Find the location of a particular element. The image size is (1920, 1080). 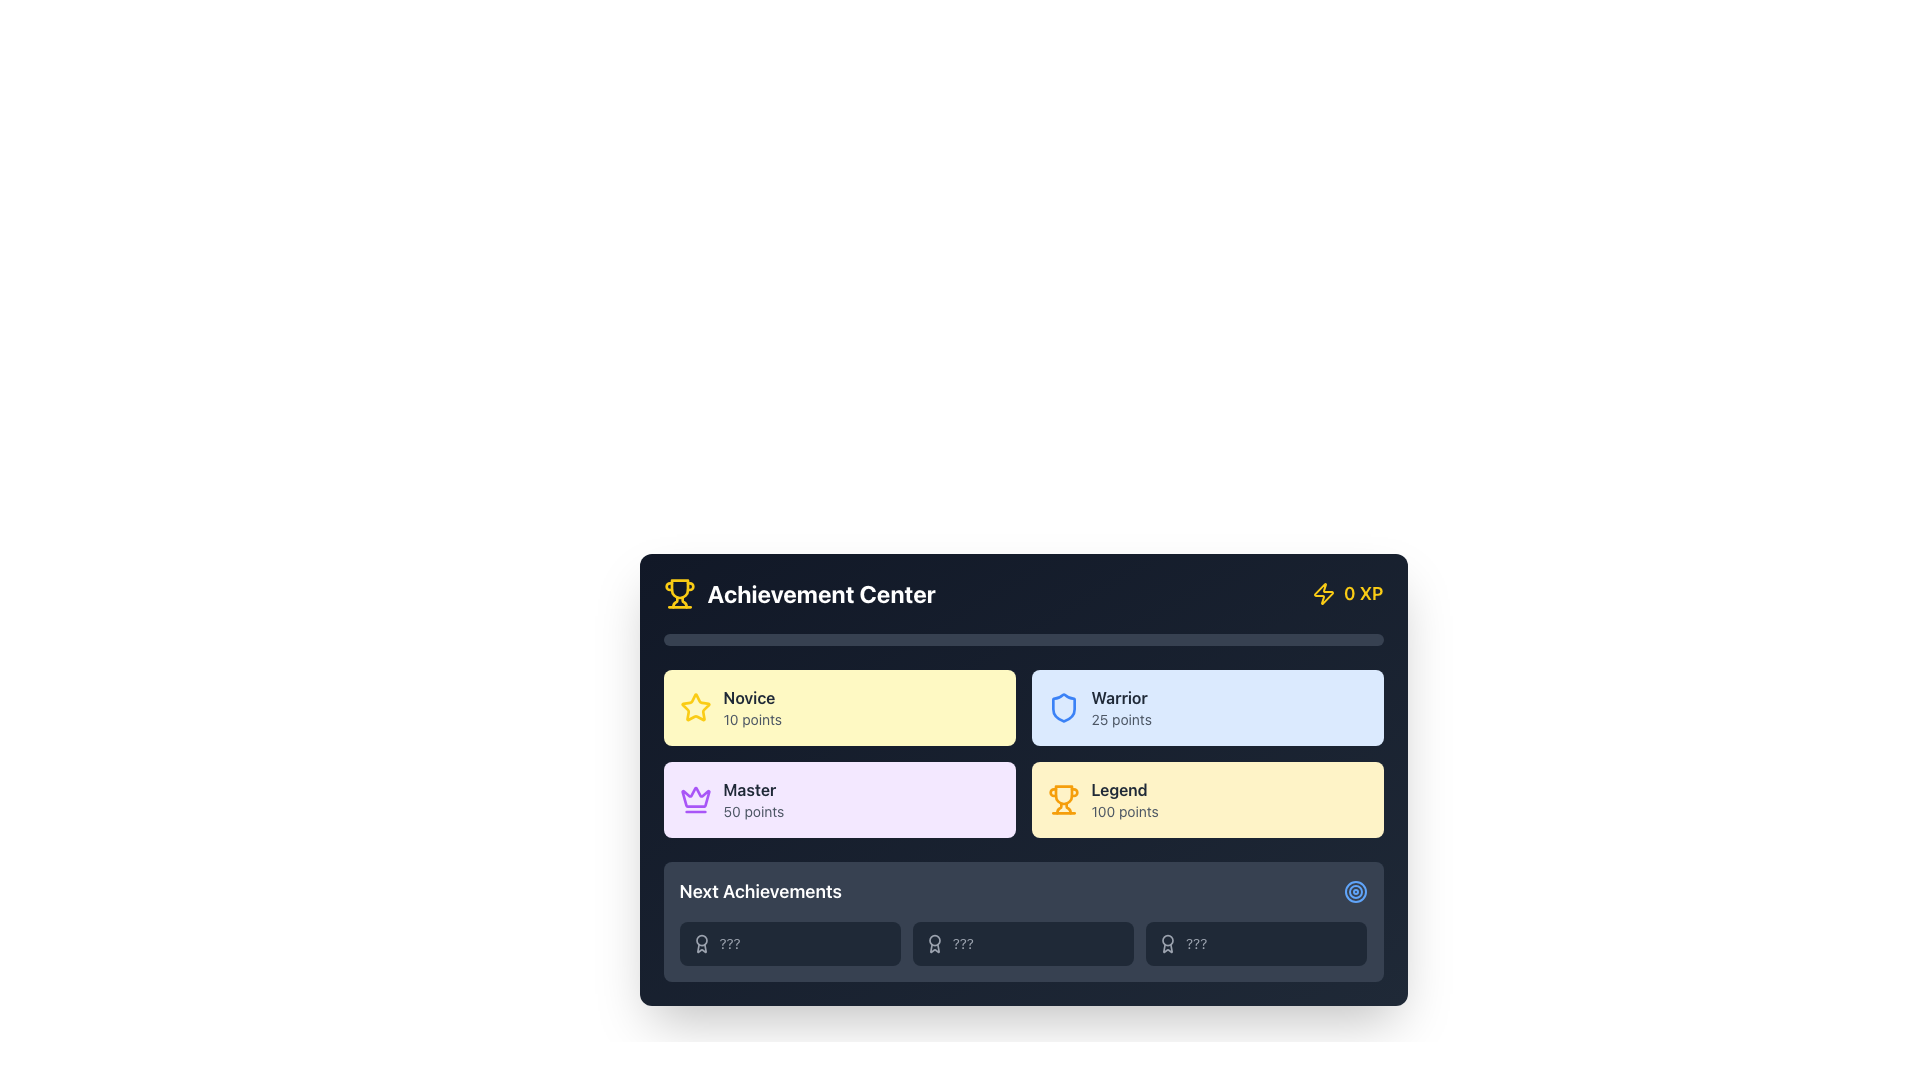

the circular decorative component of the award icon, which symbolizes the central medal or ribbon of the award, located centrally within the award icon is located at coordinates (701, 940).